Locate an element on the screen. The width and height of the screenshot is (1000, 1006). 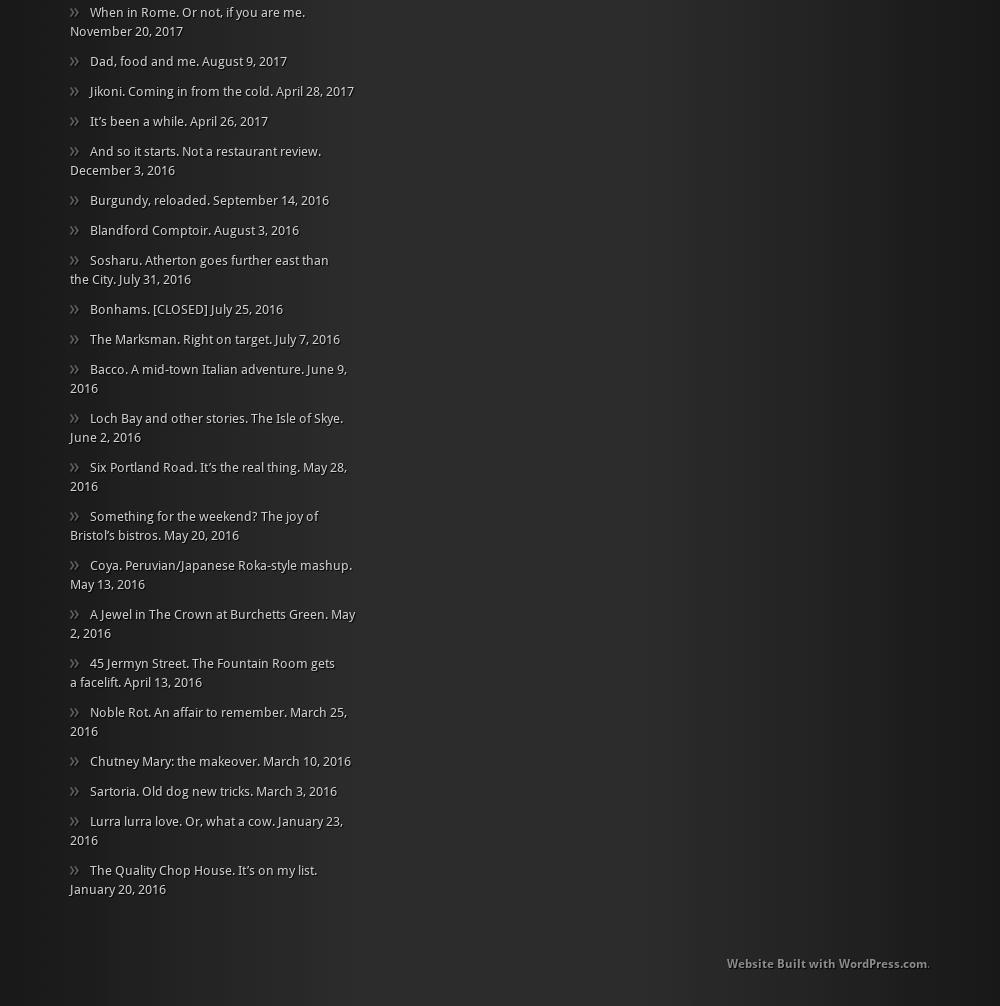
'July 25, 2016' is located at coordinates (246, 307).